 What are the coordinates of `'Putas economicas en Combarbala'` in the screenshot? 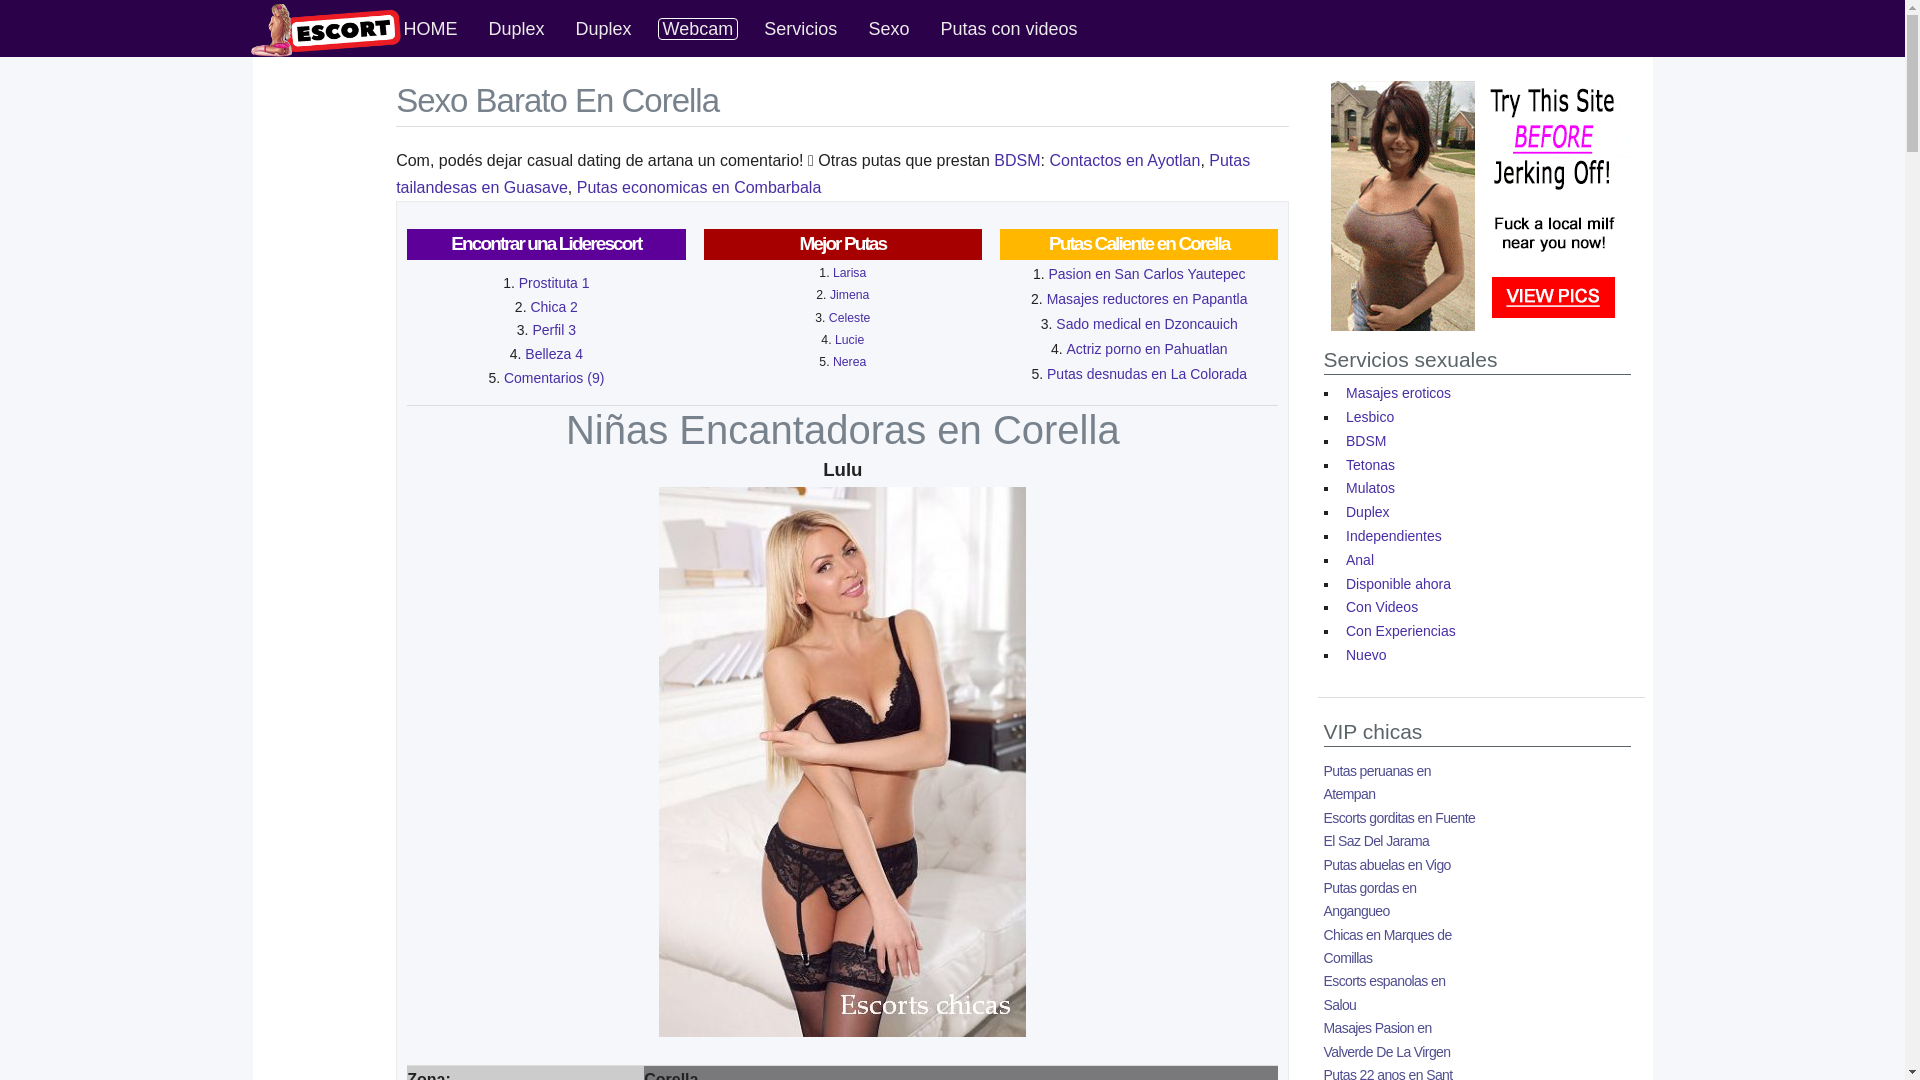 It's located at (699, 187).